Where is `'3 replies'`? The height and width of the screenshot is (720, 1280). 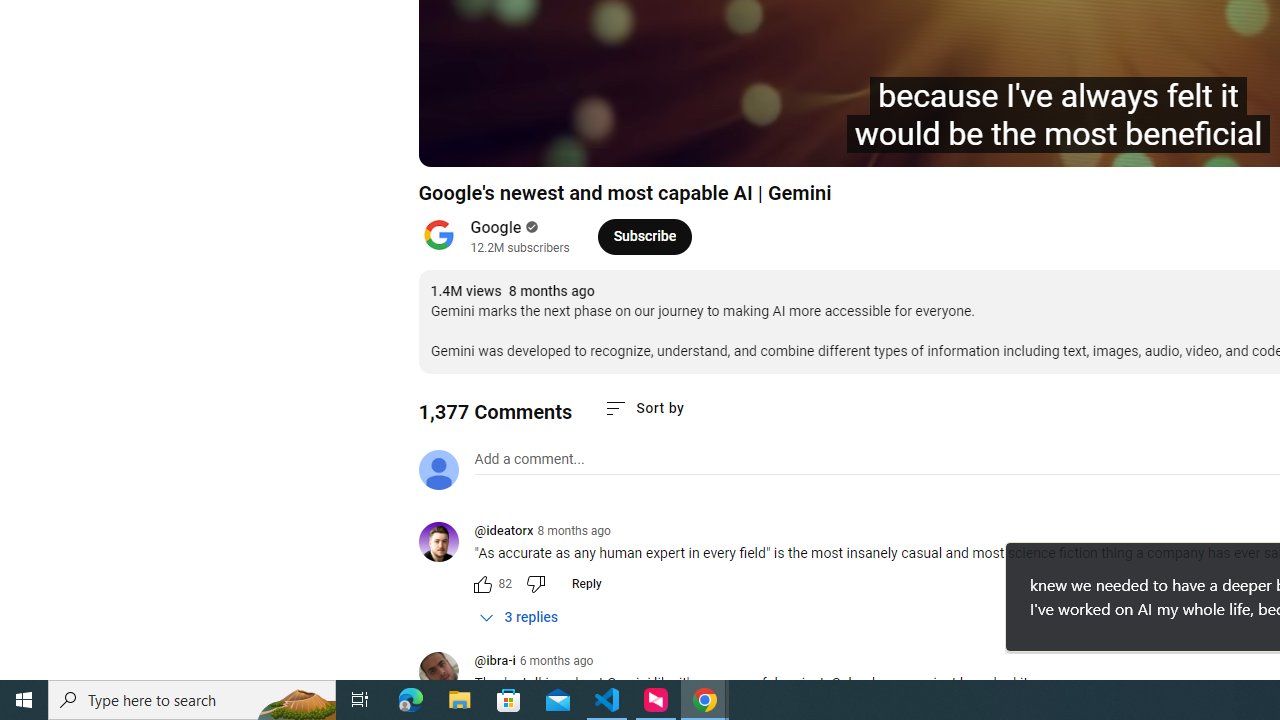 '3 replies' is located at coordinates (519, 616).